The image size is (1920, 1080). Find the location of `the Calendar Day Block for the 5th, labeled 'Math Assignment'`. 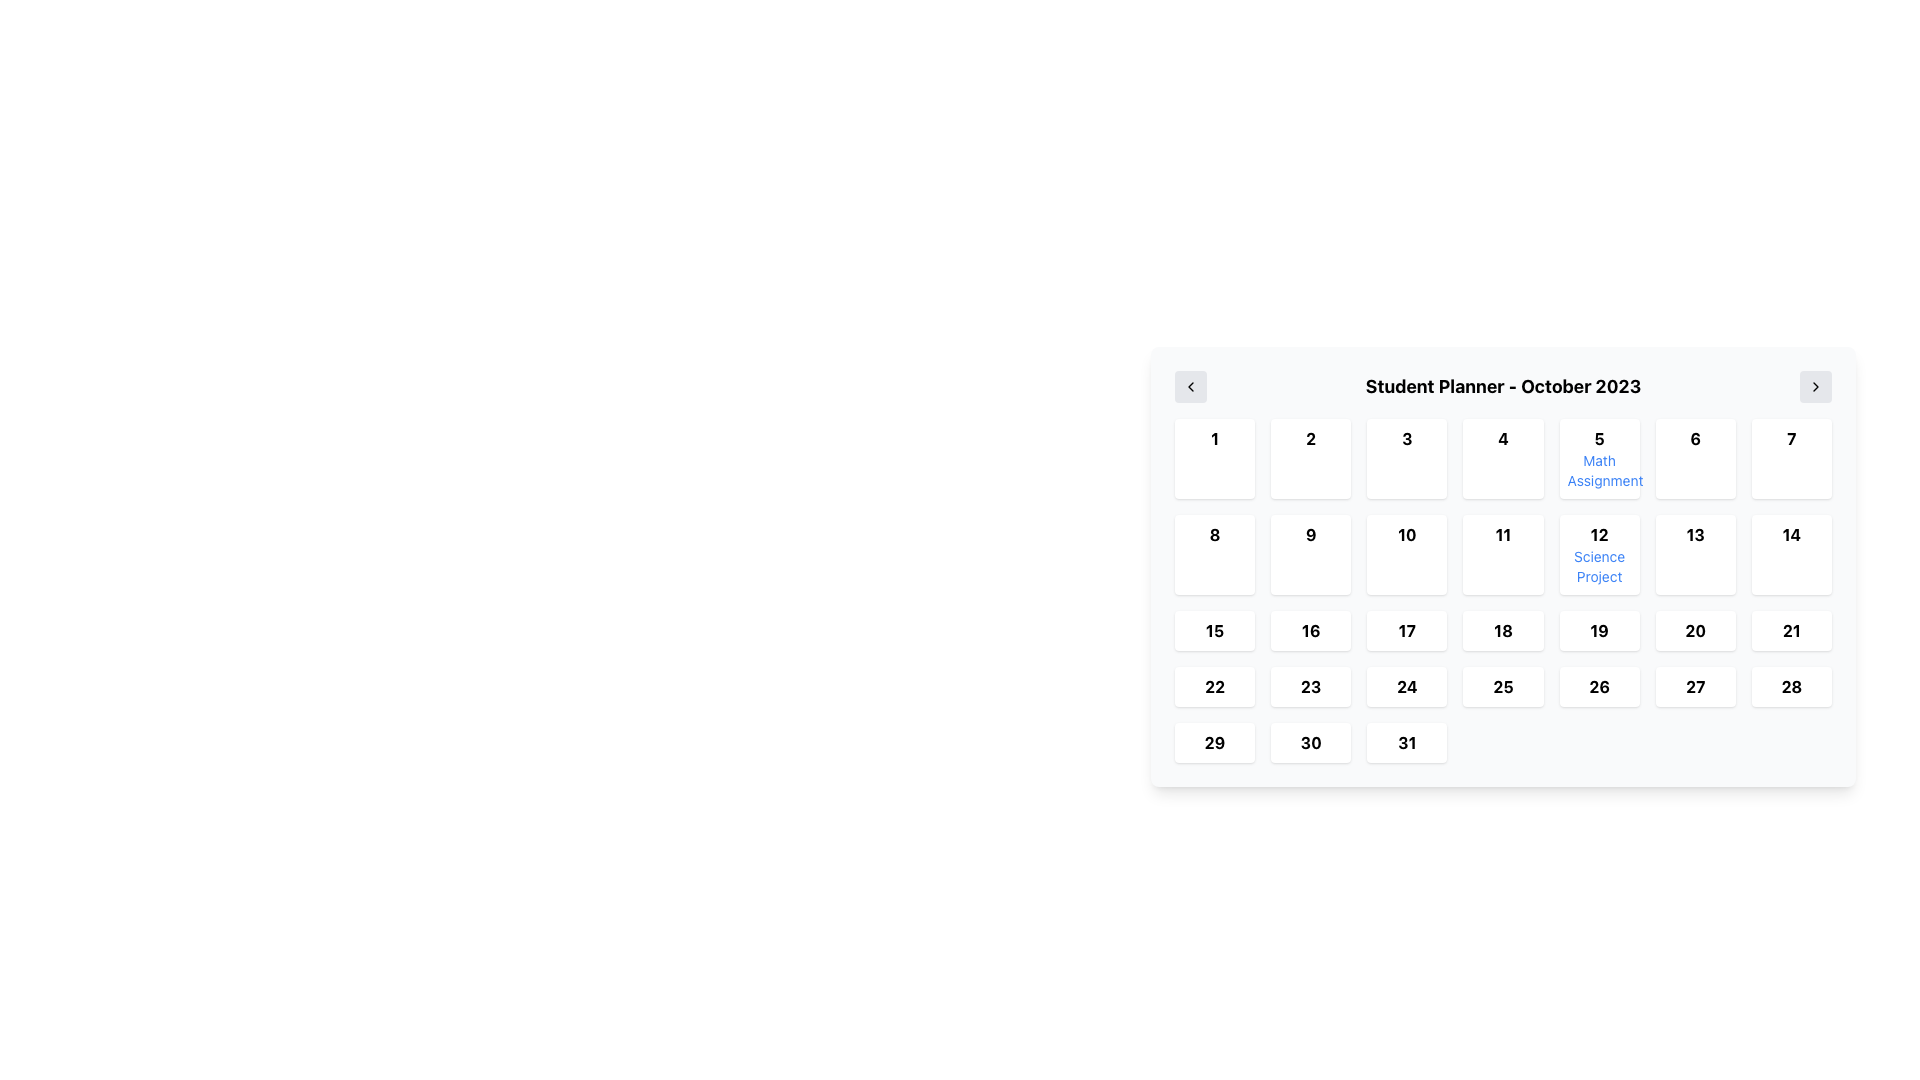

the Calendar Day Block for the 5th, labeled 'Math Assignment' is located at coordinates (1598, 459).